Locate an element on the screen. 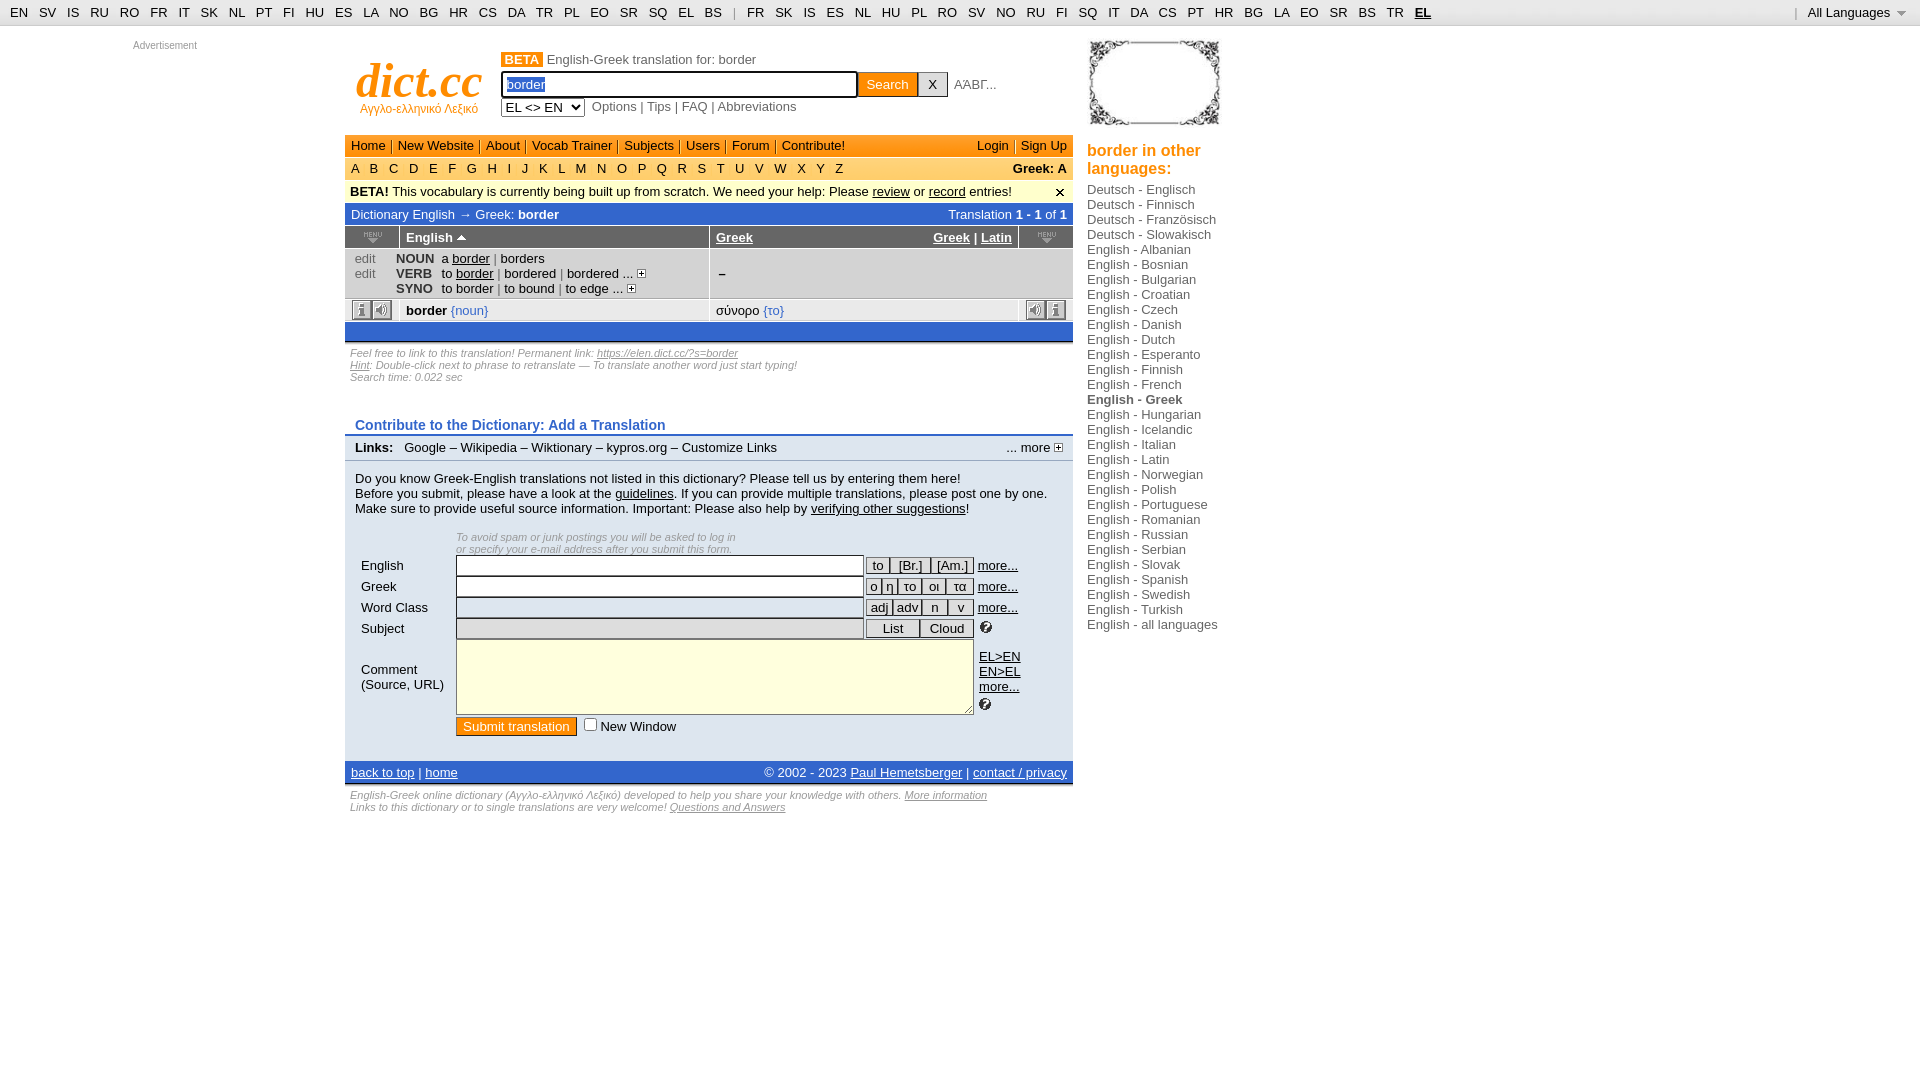 The image size is (1920, 1080). 'X' is located at coordinates (931, 83).